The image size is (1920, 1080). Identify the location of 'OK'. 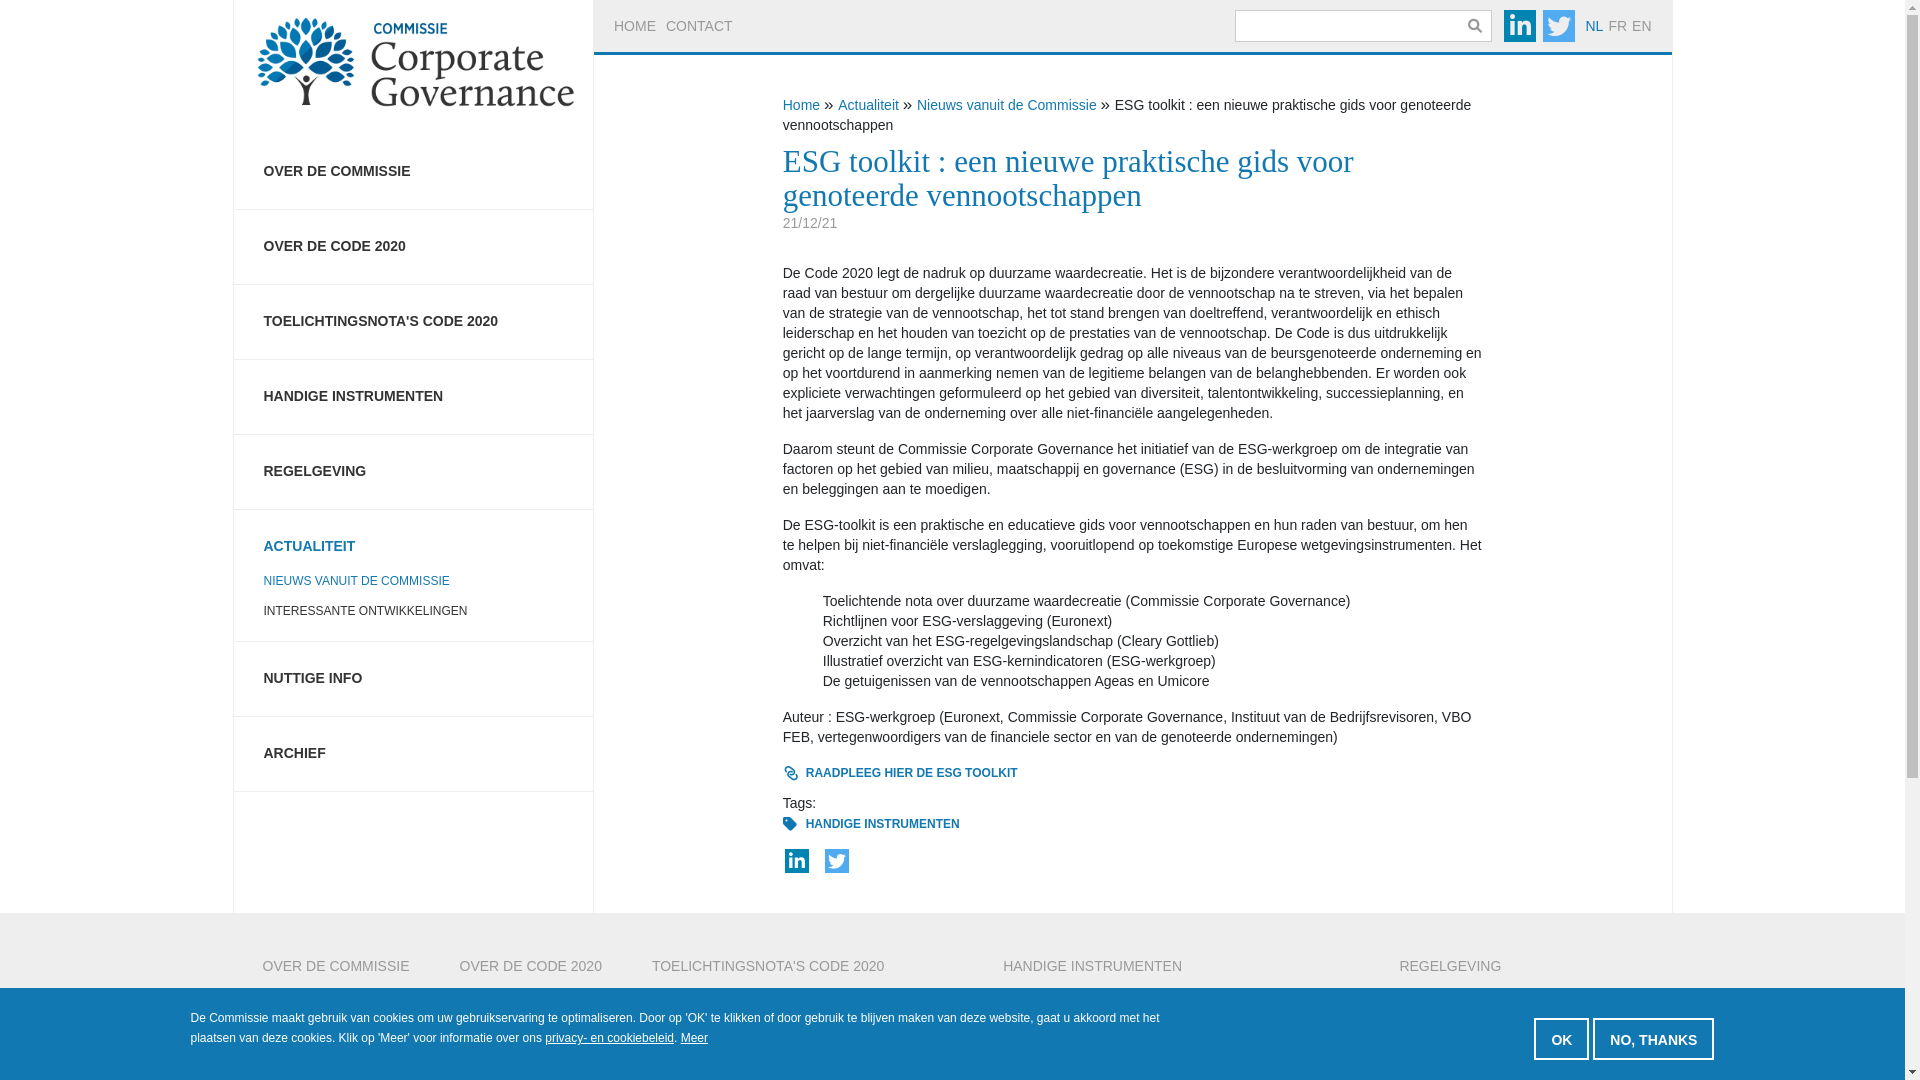
(1560, 1037).